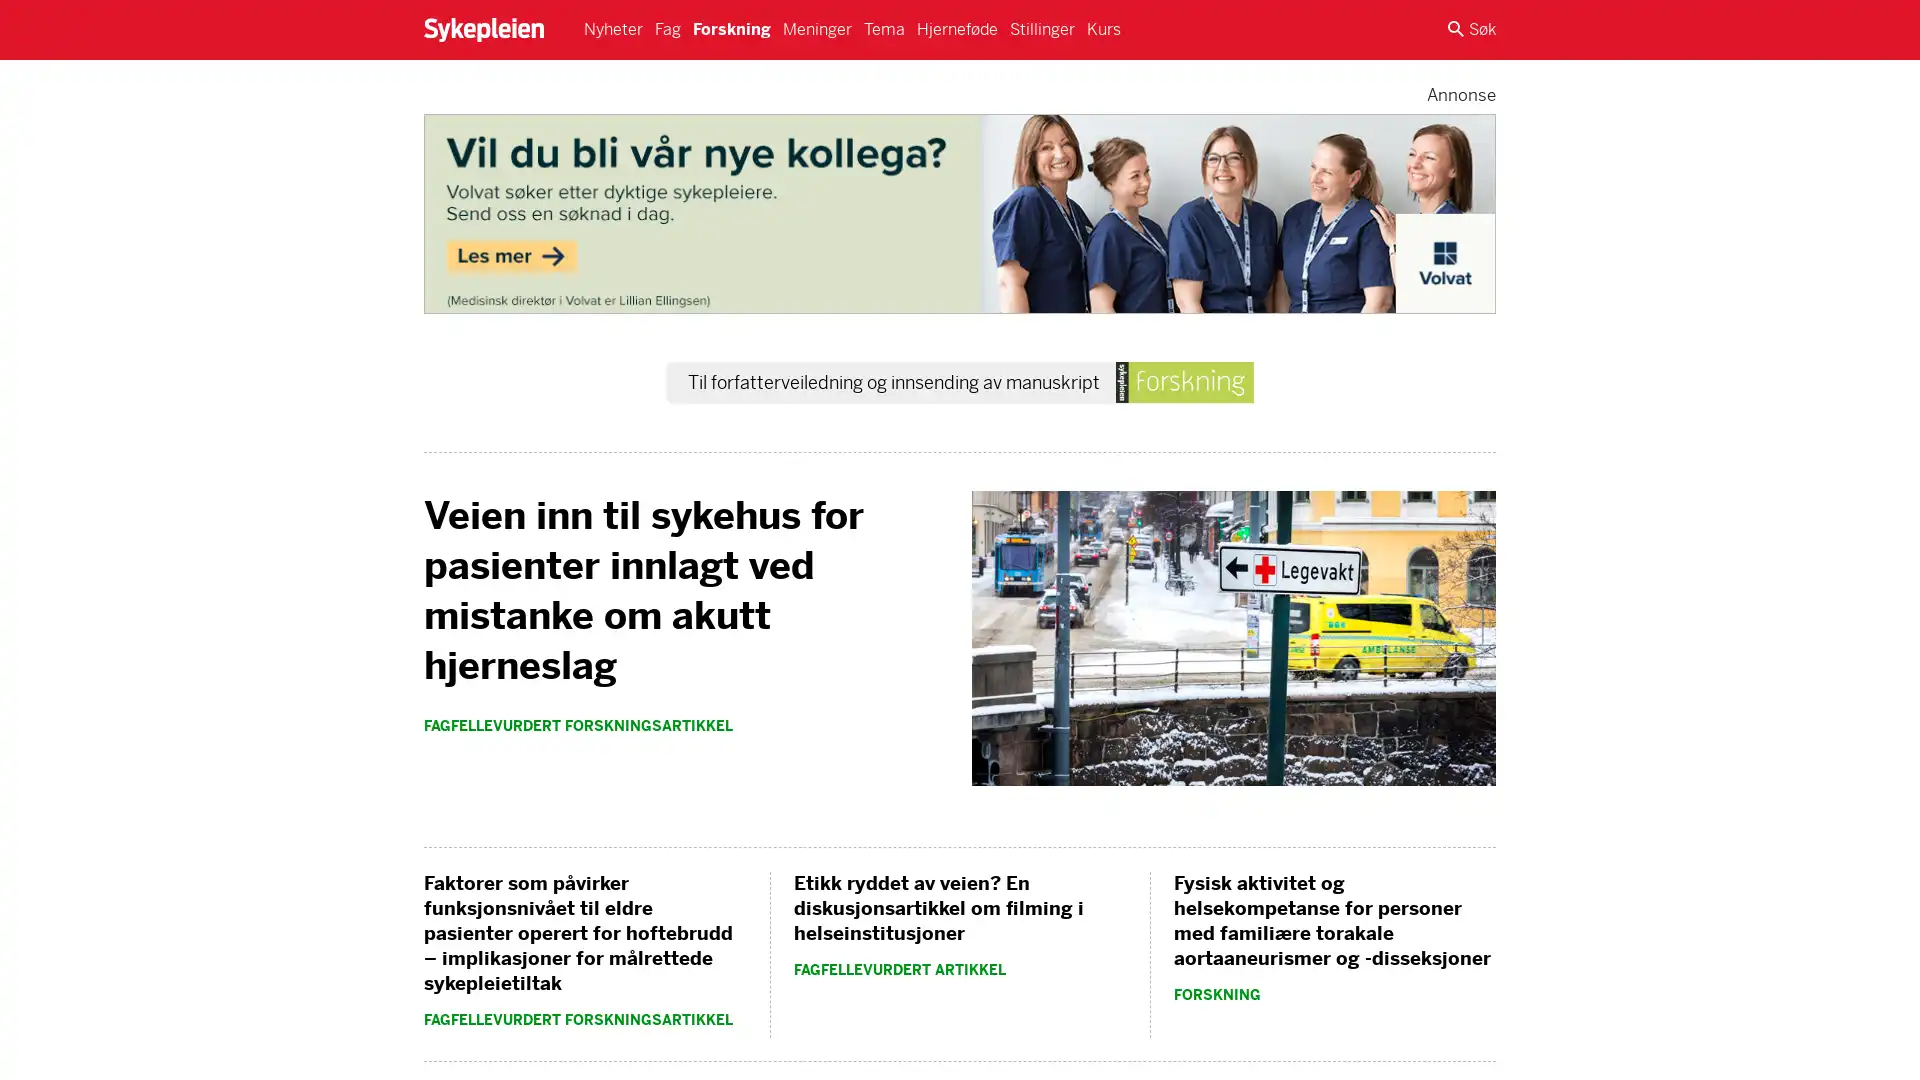 This screenshot has height=1080, width=1920. Describe the element at coordinates (1472, 30) in the screenshot. I see `Toggle Search` at that location.